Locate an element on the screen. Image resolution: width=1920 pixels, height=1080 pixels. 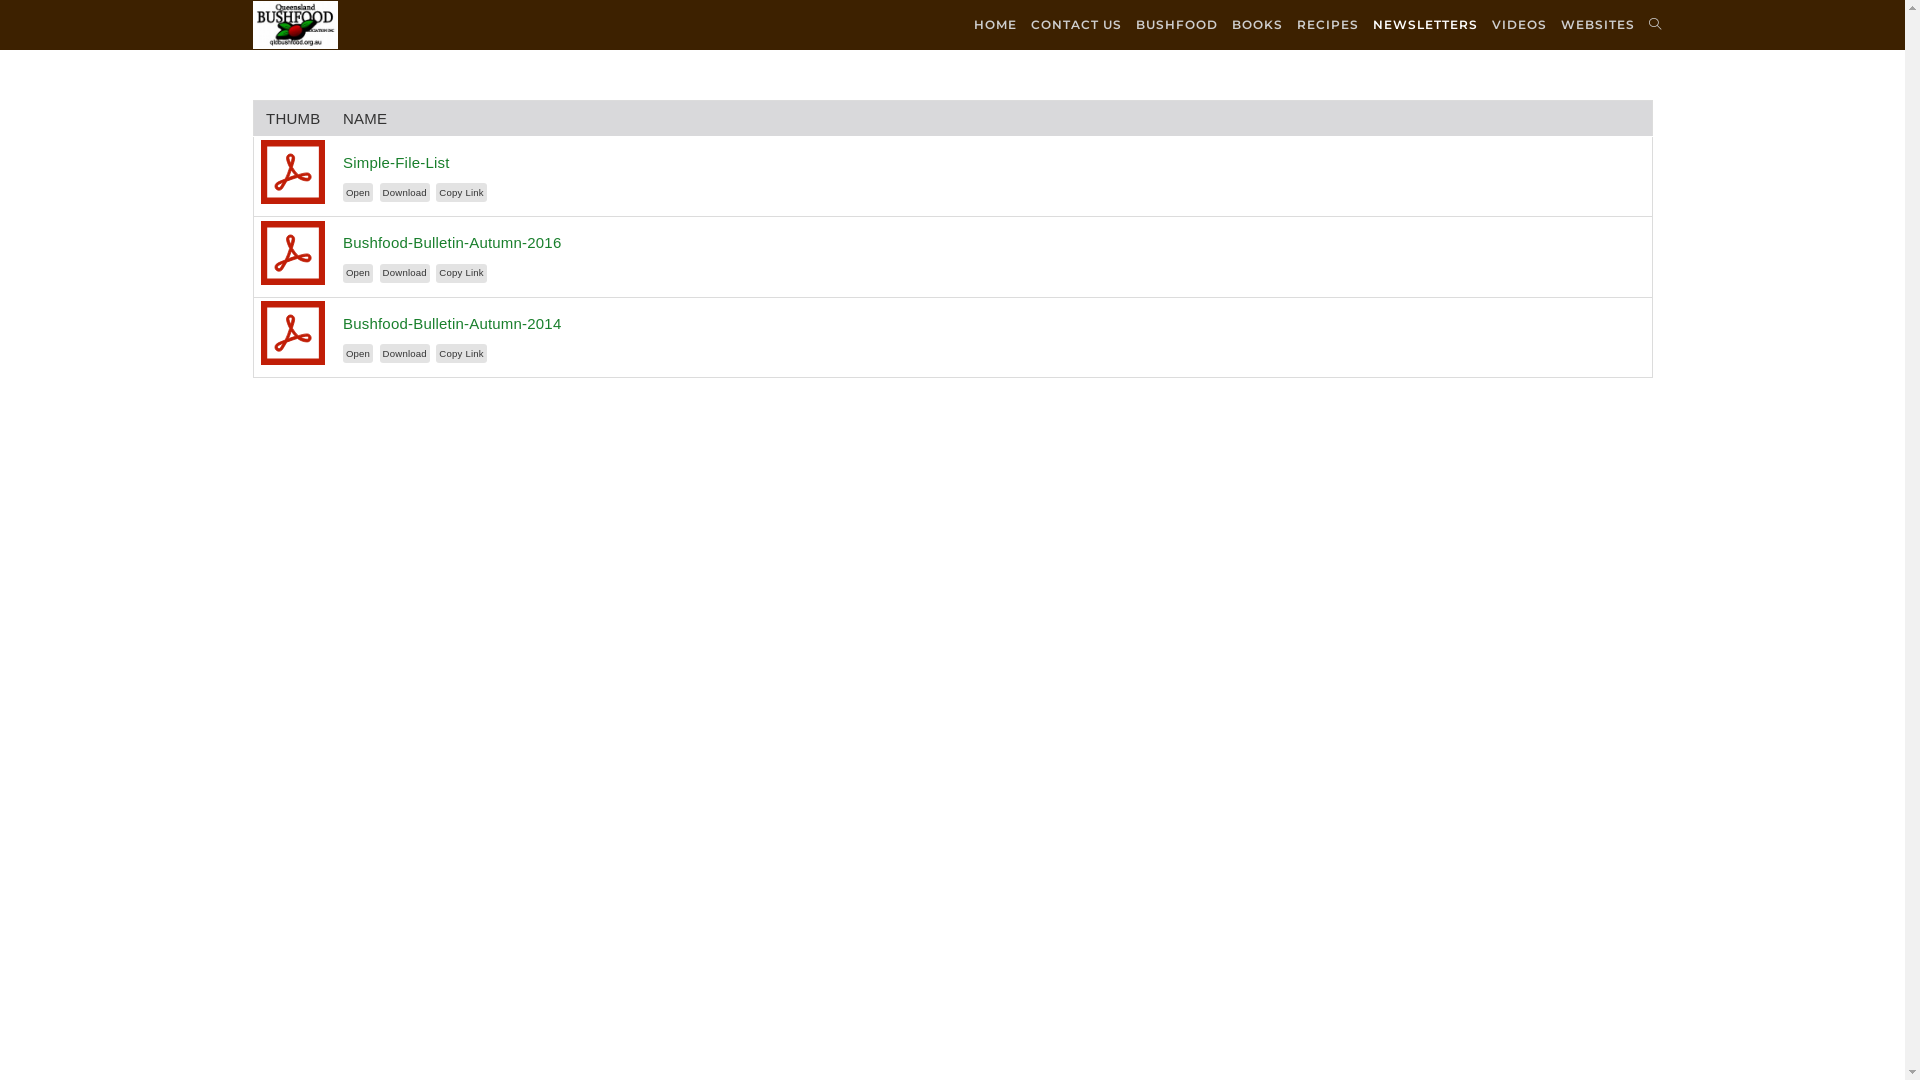
'WEBSITES' is located at coordinates (1597, 24).